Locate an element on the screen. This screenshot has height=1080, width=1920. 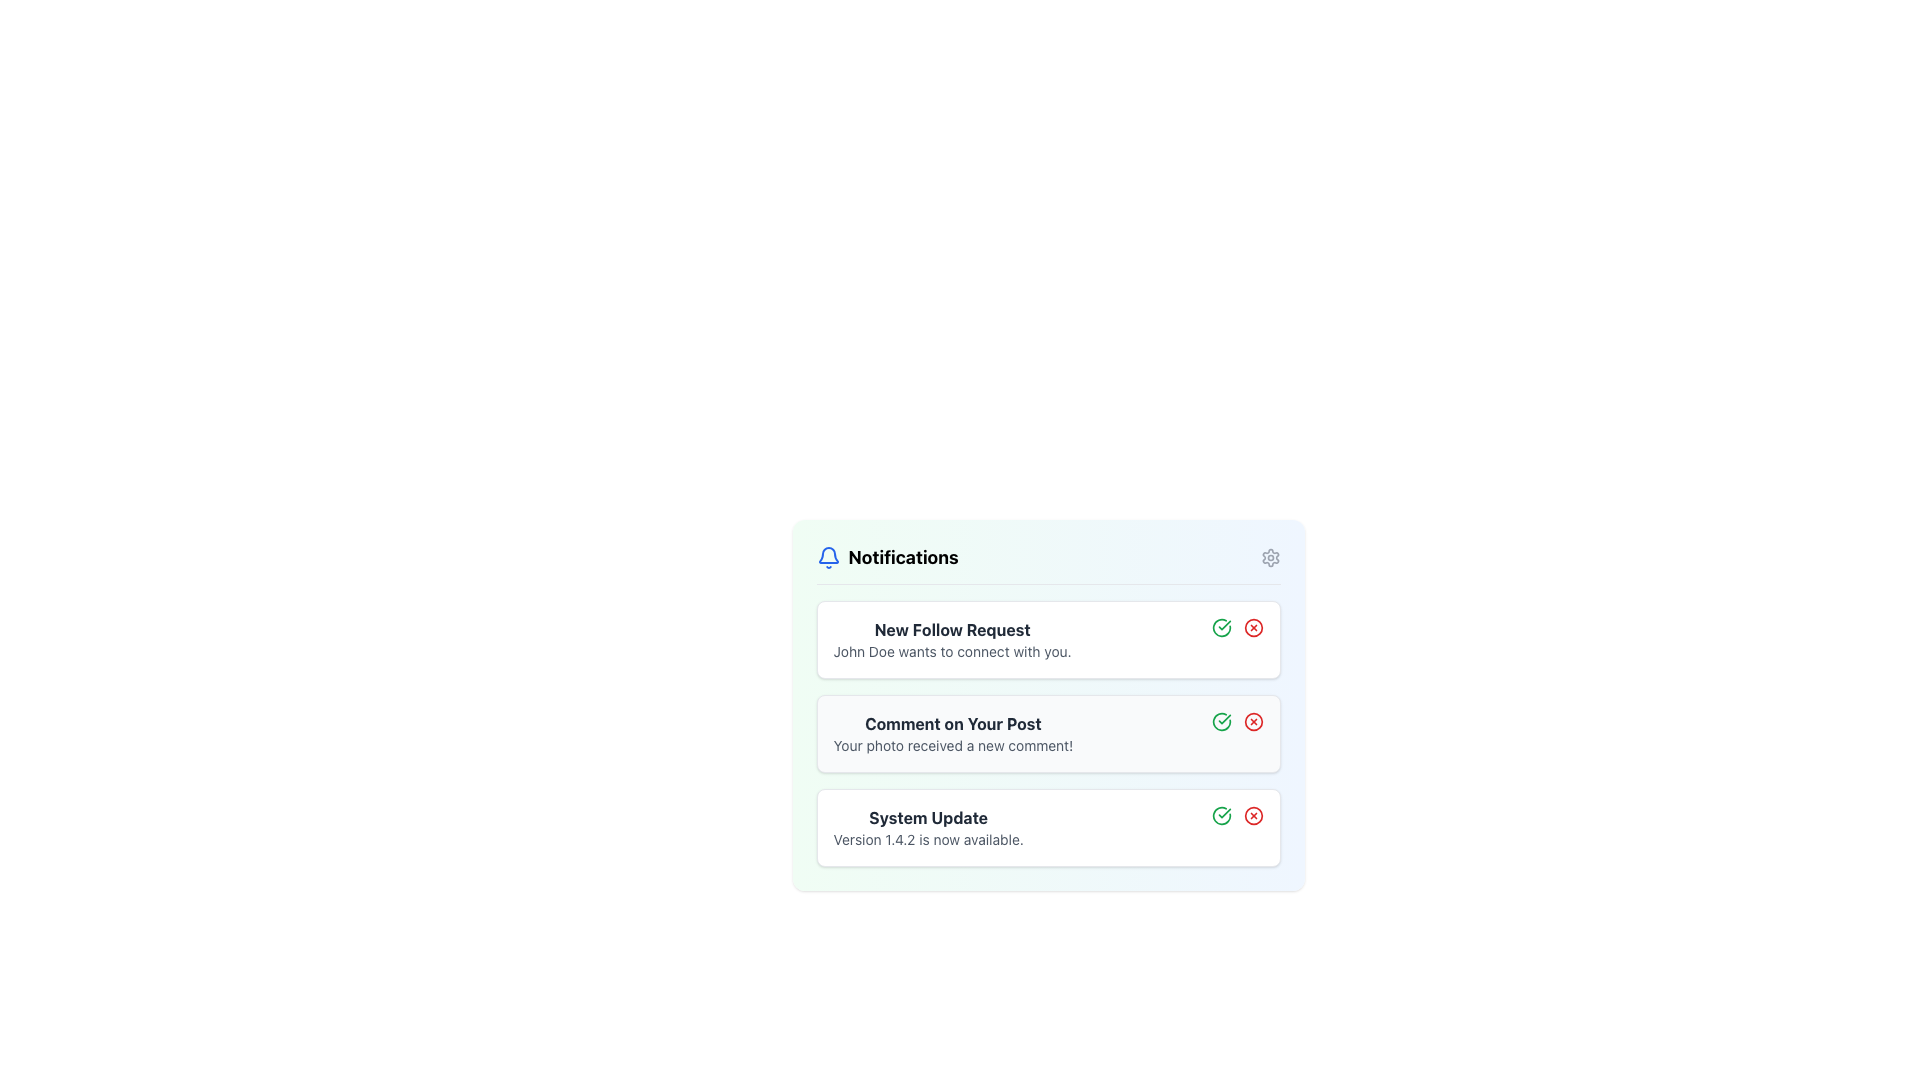
the Informational Text Block displaying 'System Update Version 1.4.2 is now available.' to focus on it is located at coordinates (927, 828).